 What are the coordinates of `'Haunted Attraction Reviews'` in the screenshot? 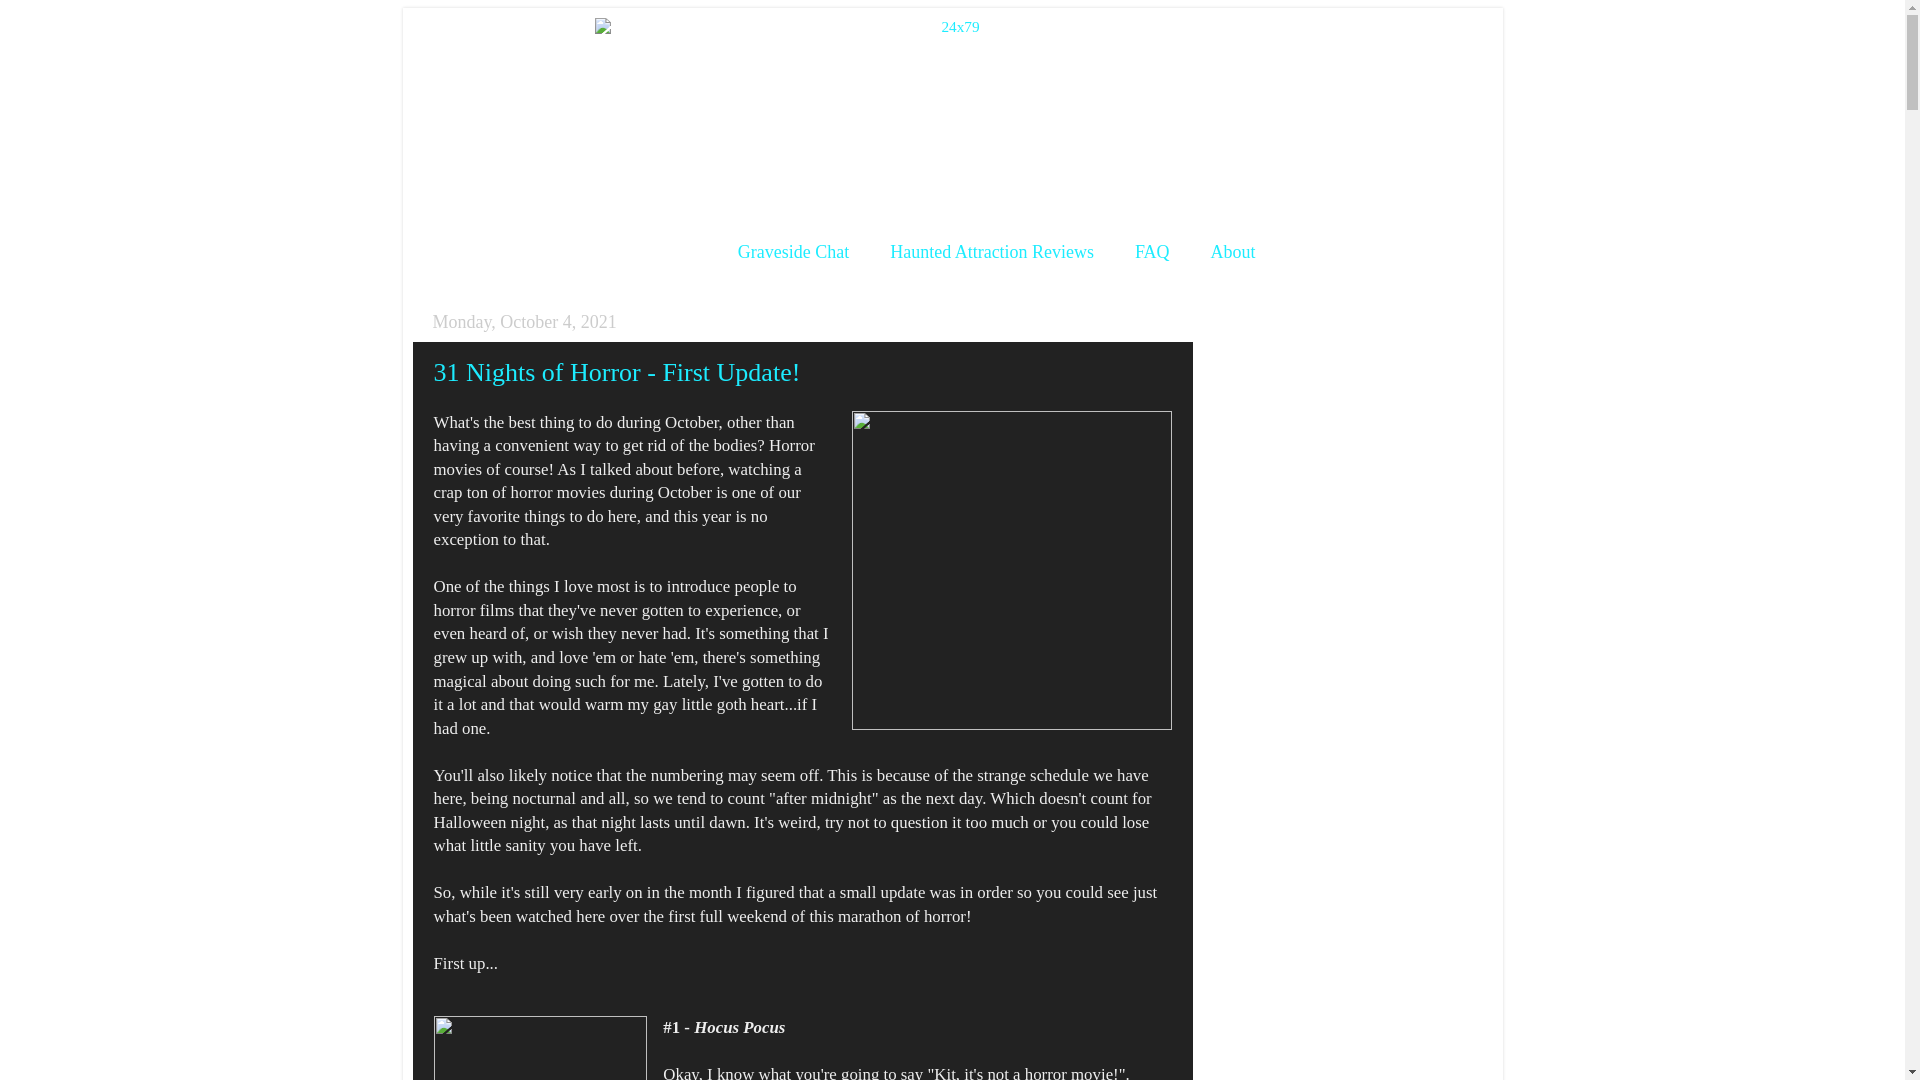 It's located at (992, 251).